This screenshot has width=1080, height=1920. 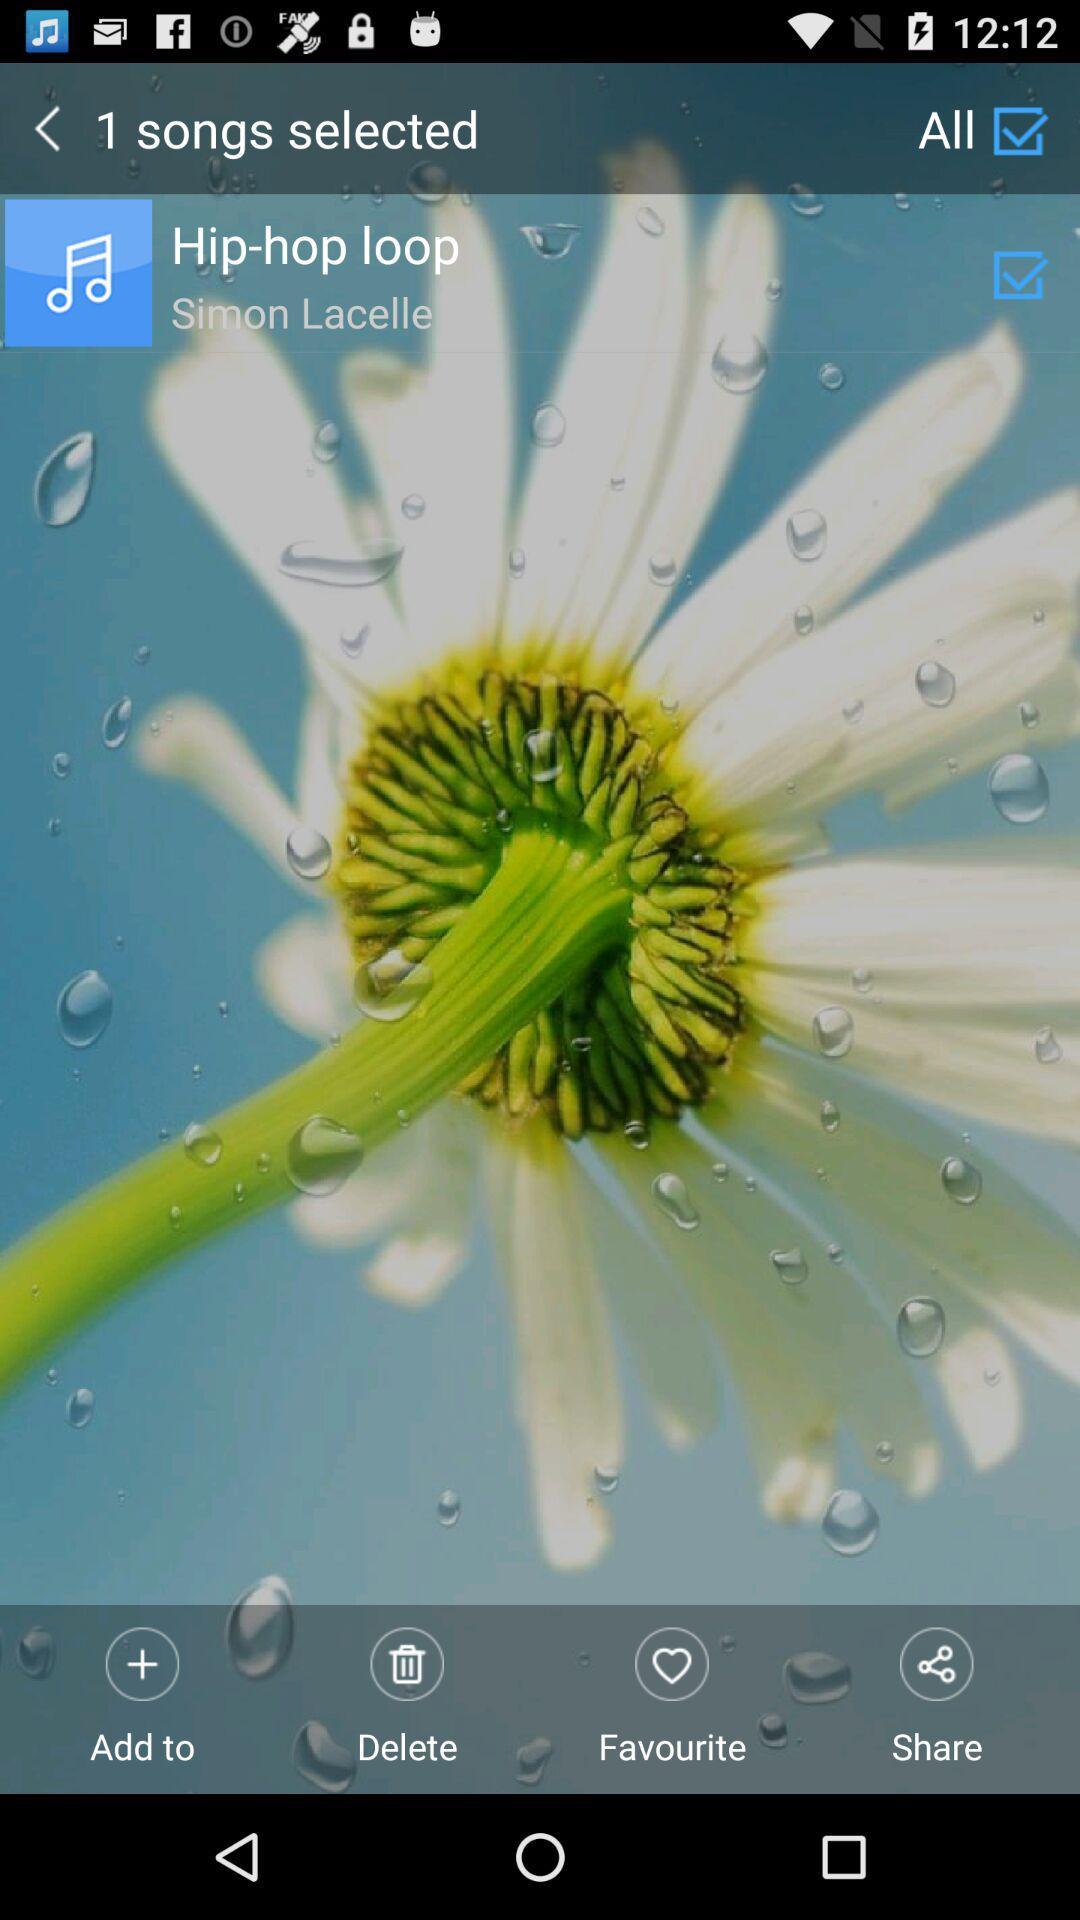 I want to click on the arrow_backward icon, so click(x=46, y=136).